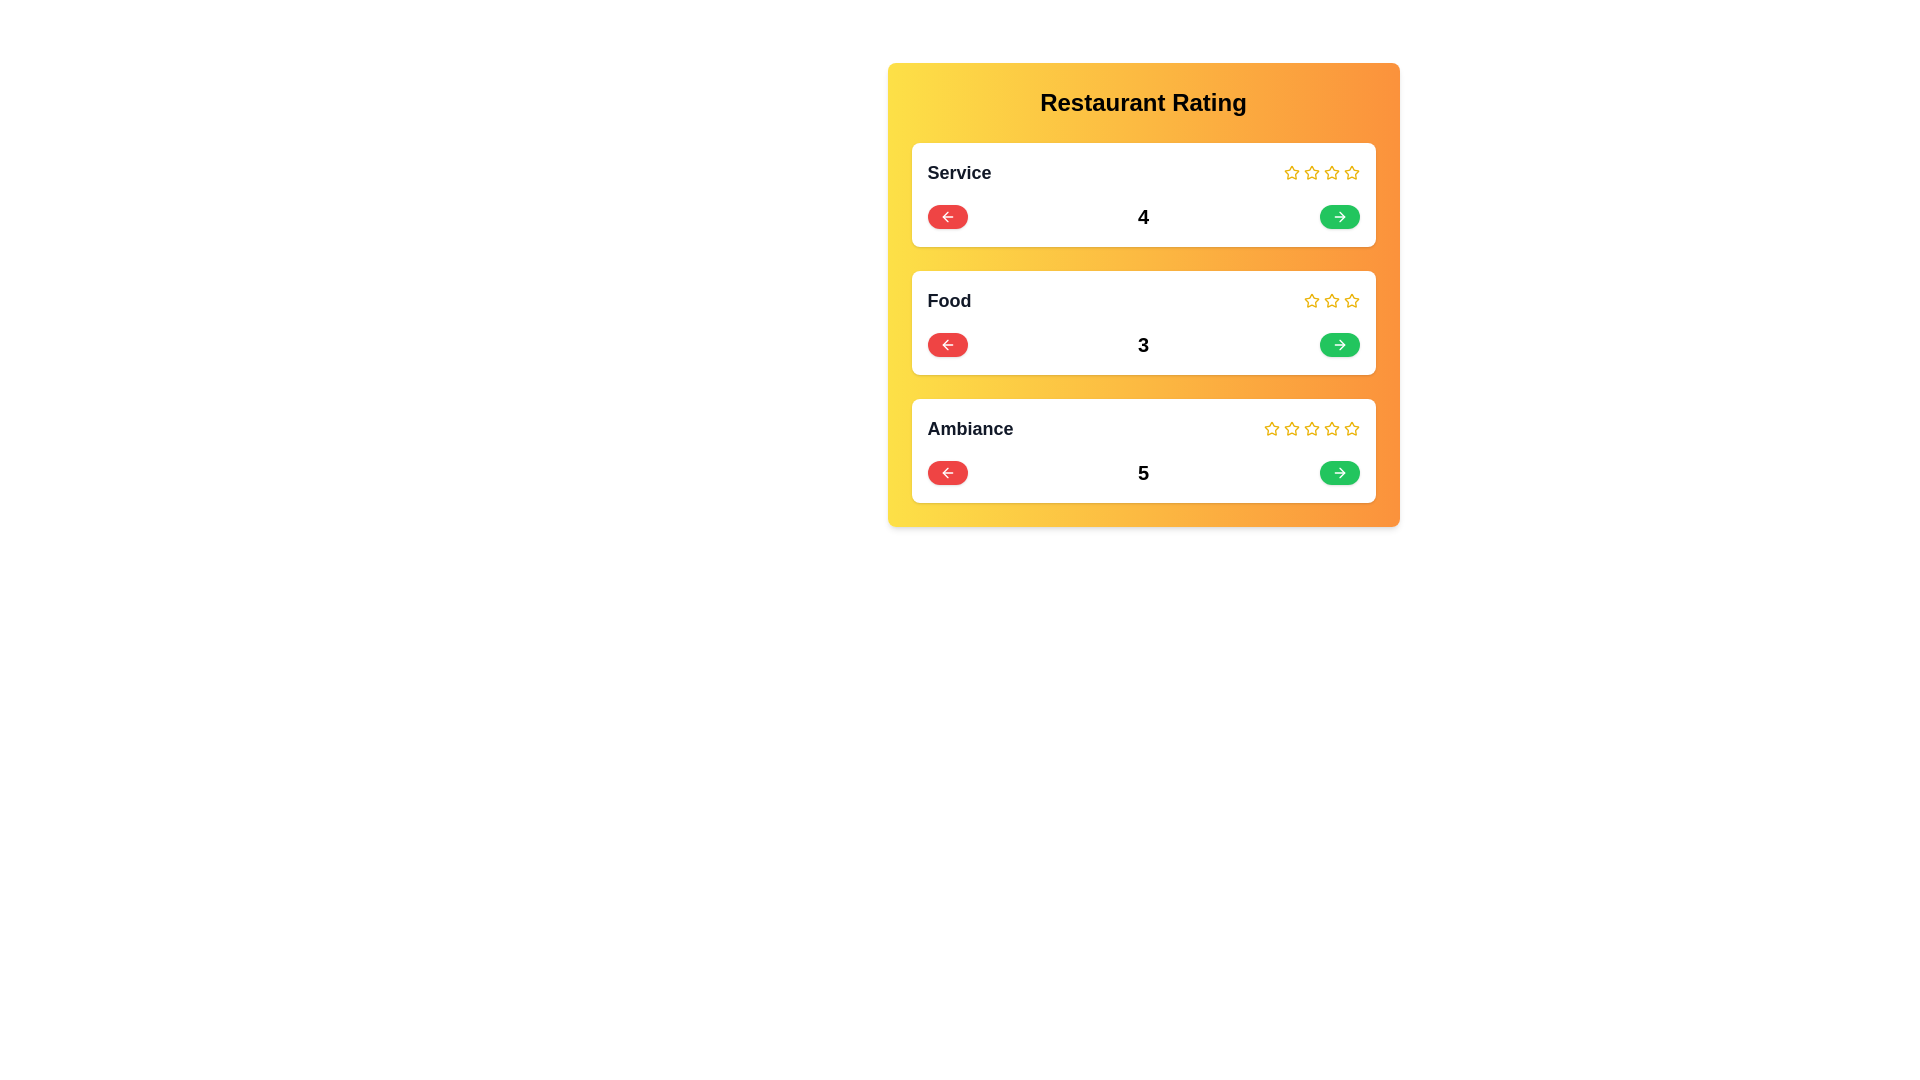 Image resolution: width=1920 pixels, height=1080 pixels. What do you see at coordinates (1331, 172) in the screenshot?
I see `to select the fourth yellow outlined star icon in the 'Service' section of the 'Restaurant Rating' UI` at bounding box center [1331, 172].